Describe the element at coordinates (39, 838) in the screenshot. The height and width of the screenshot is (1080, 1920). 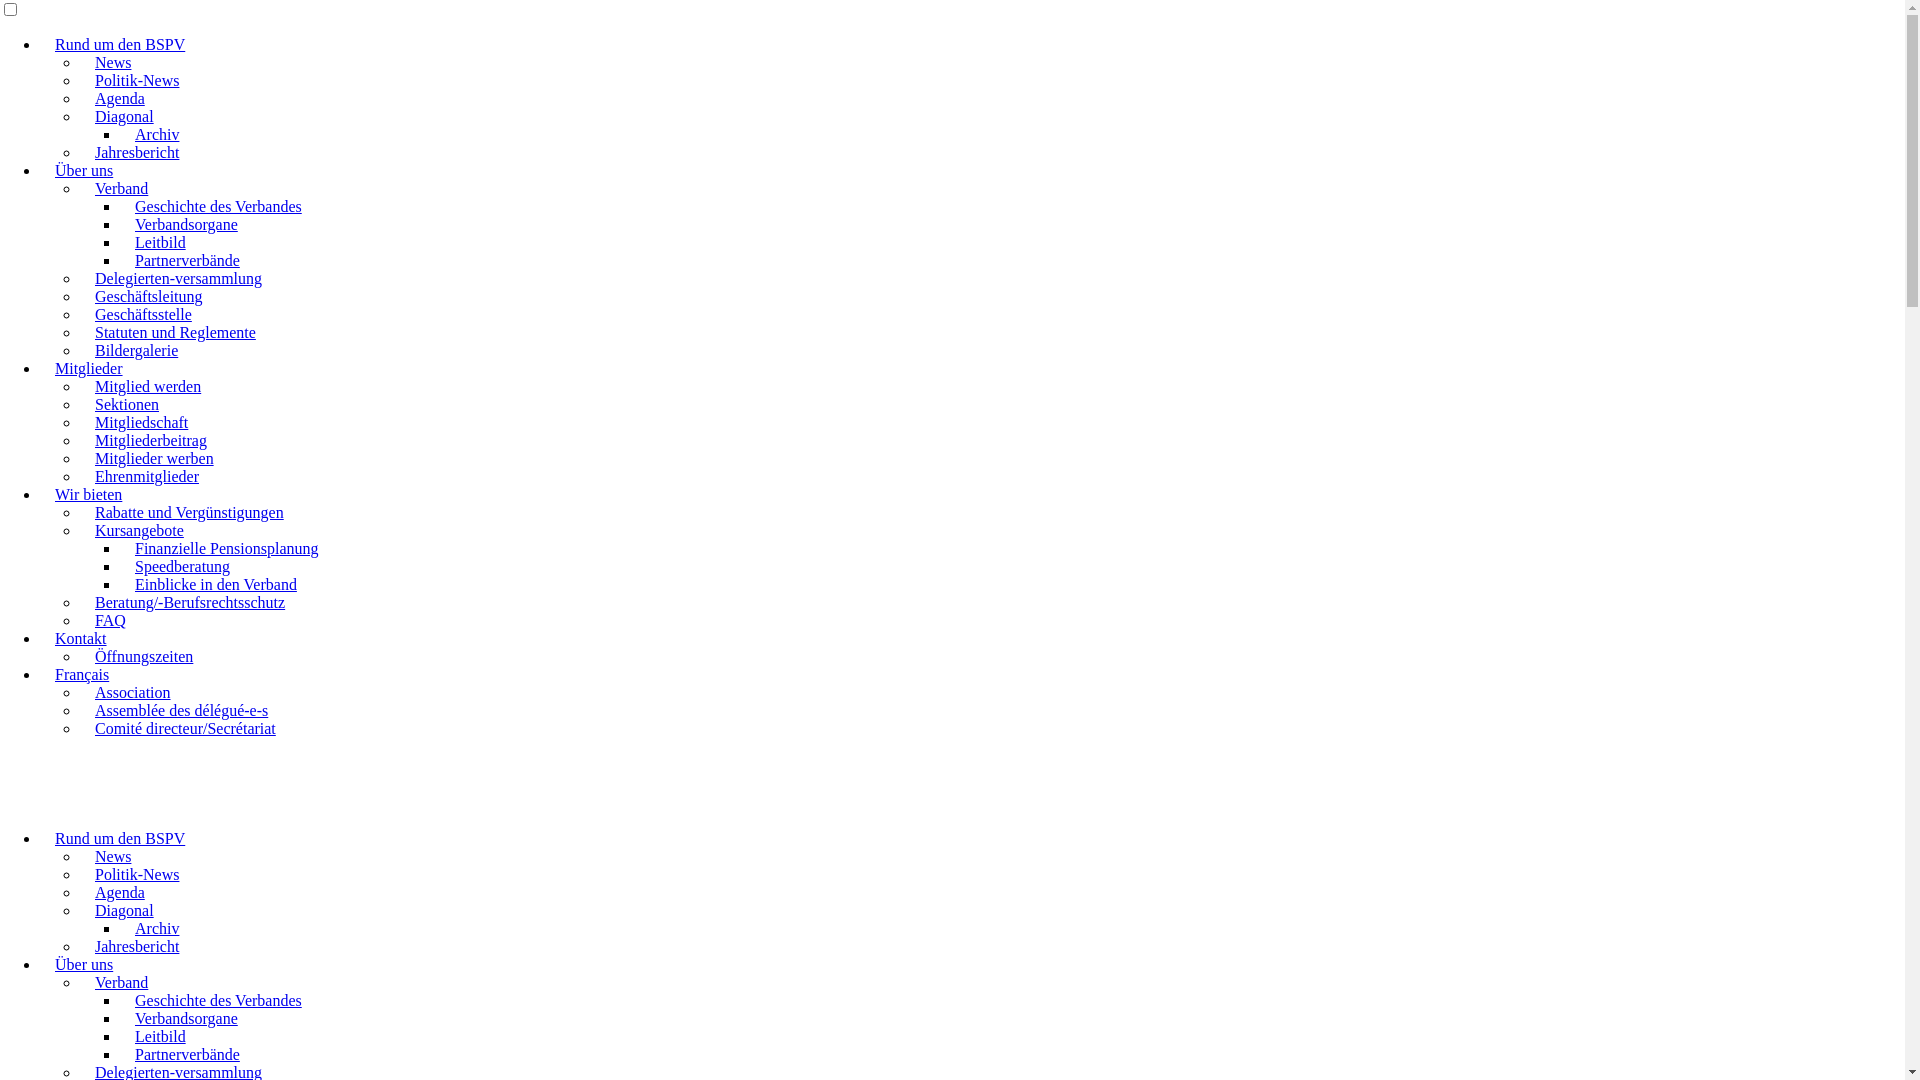
I see `'Rund um den BSPV'` at that location.